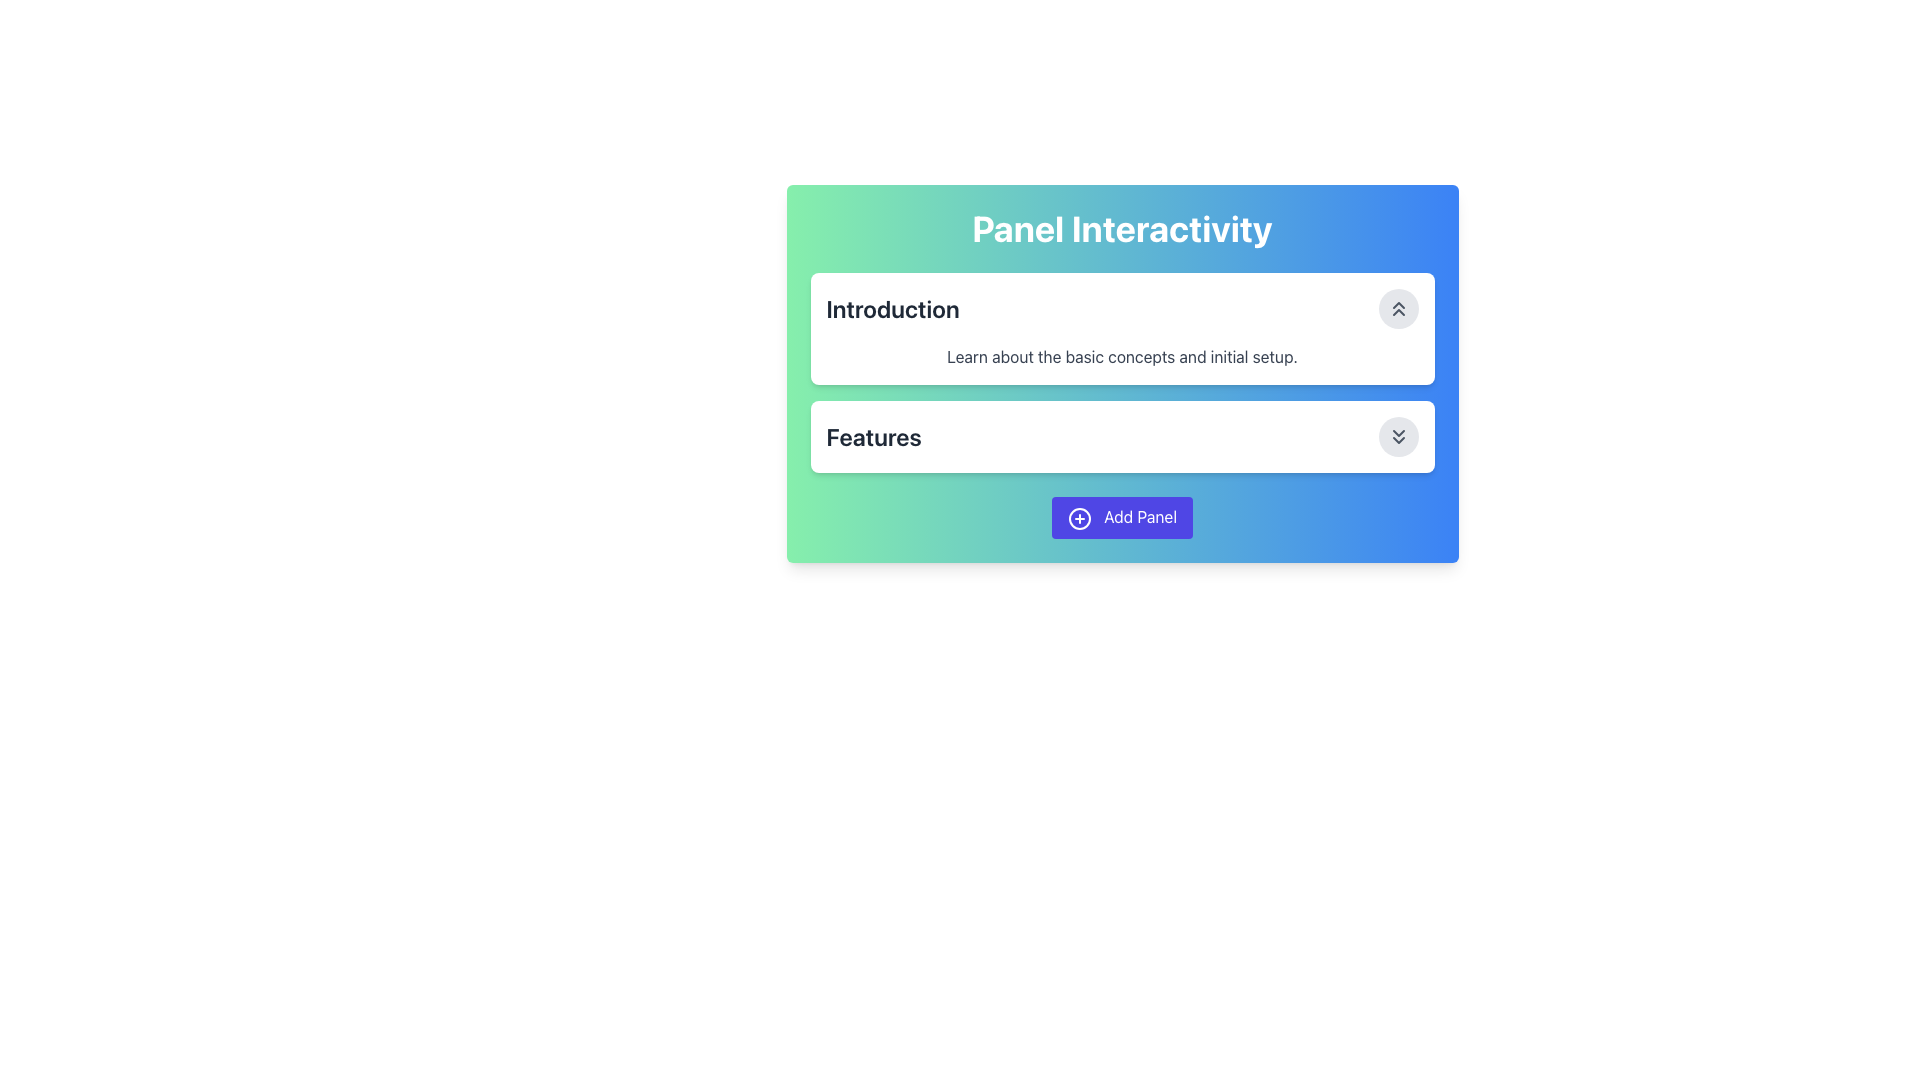 The height and width of the screenshot is (1080, 1920). I want to click on the text block that displays 'Learn about the basic concepts and initial setup.' positioned below the 'Introduction' title, so click(1122, 356).